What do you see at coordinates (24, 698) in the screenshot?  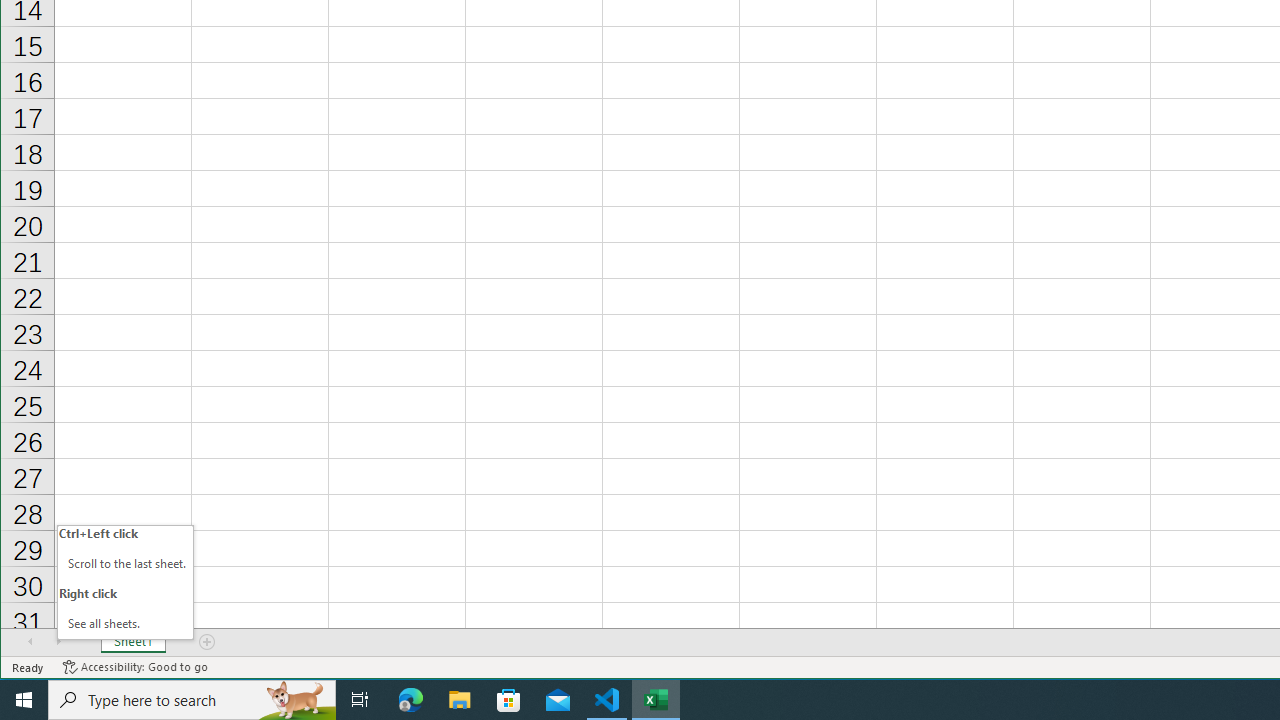 I see `'Start'` at bounding box center [24, 698].